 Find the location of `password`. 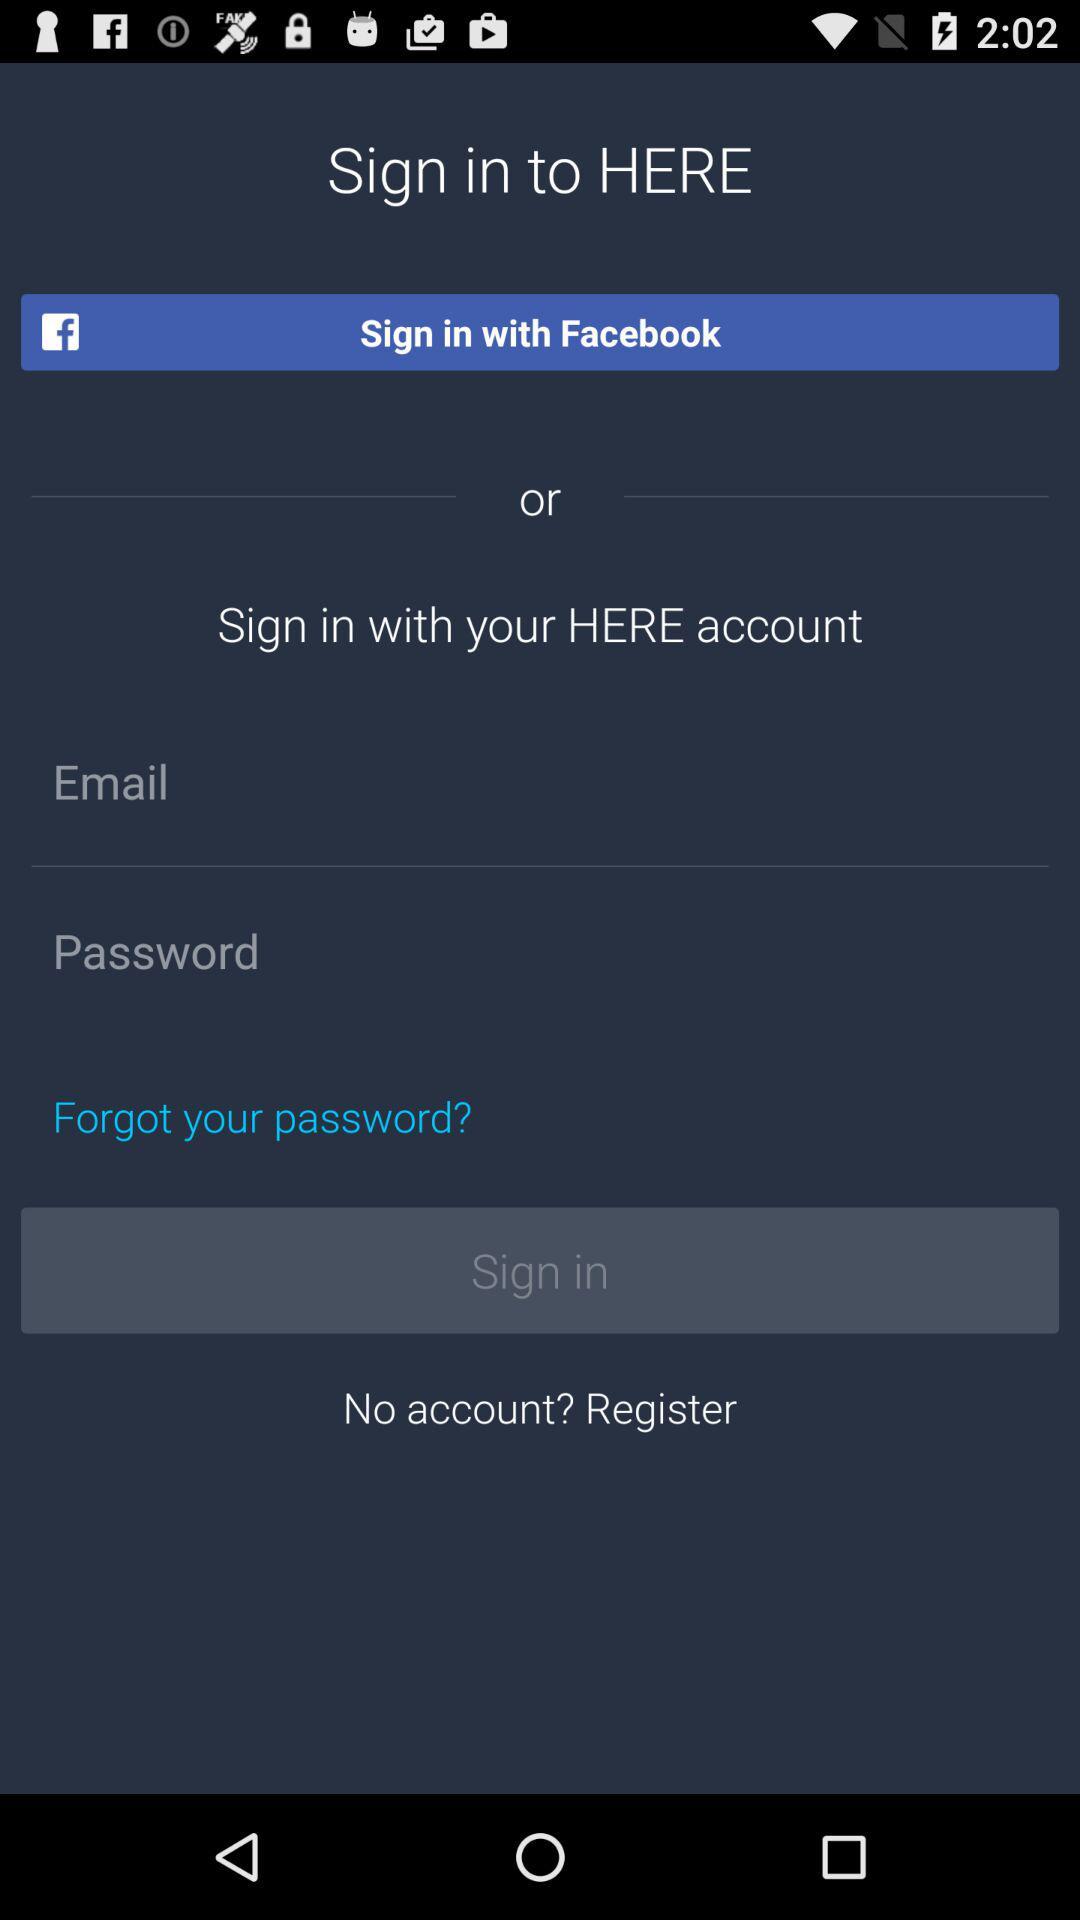

password is located at coordinates (540, 949).